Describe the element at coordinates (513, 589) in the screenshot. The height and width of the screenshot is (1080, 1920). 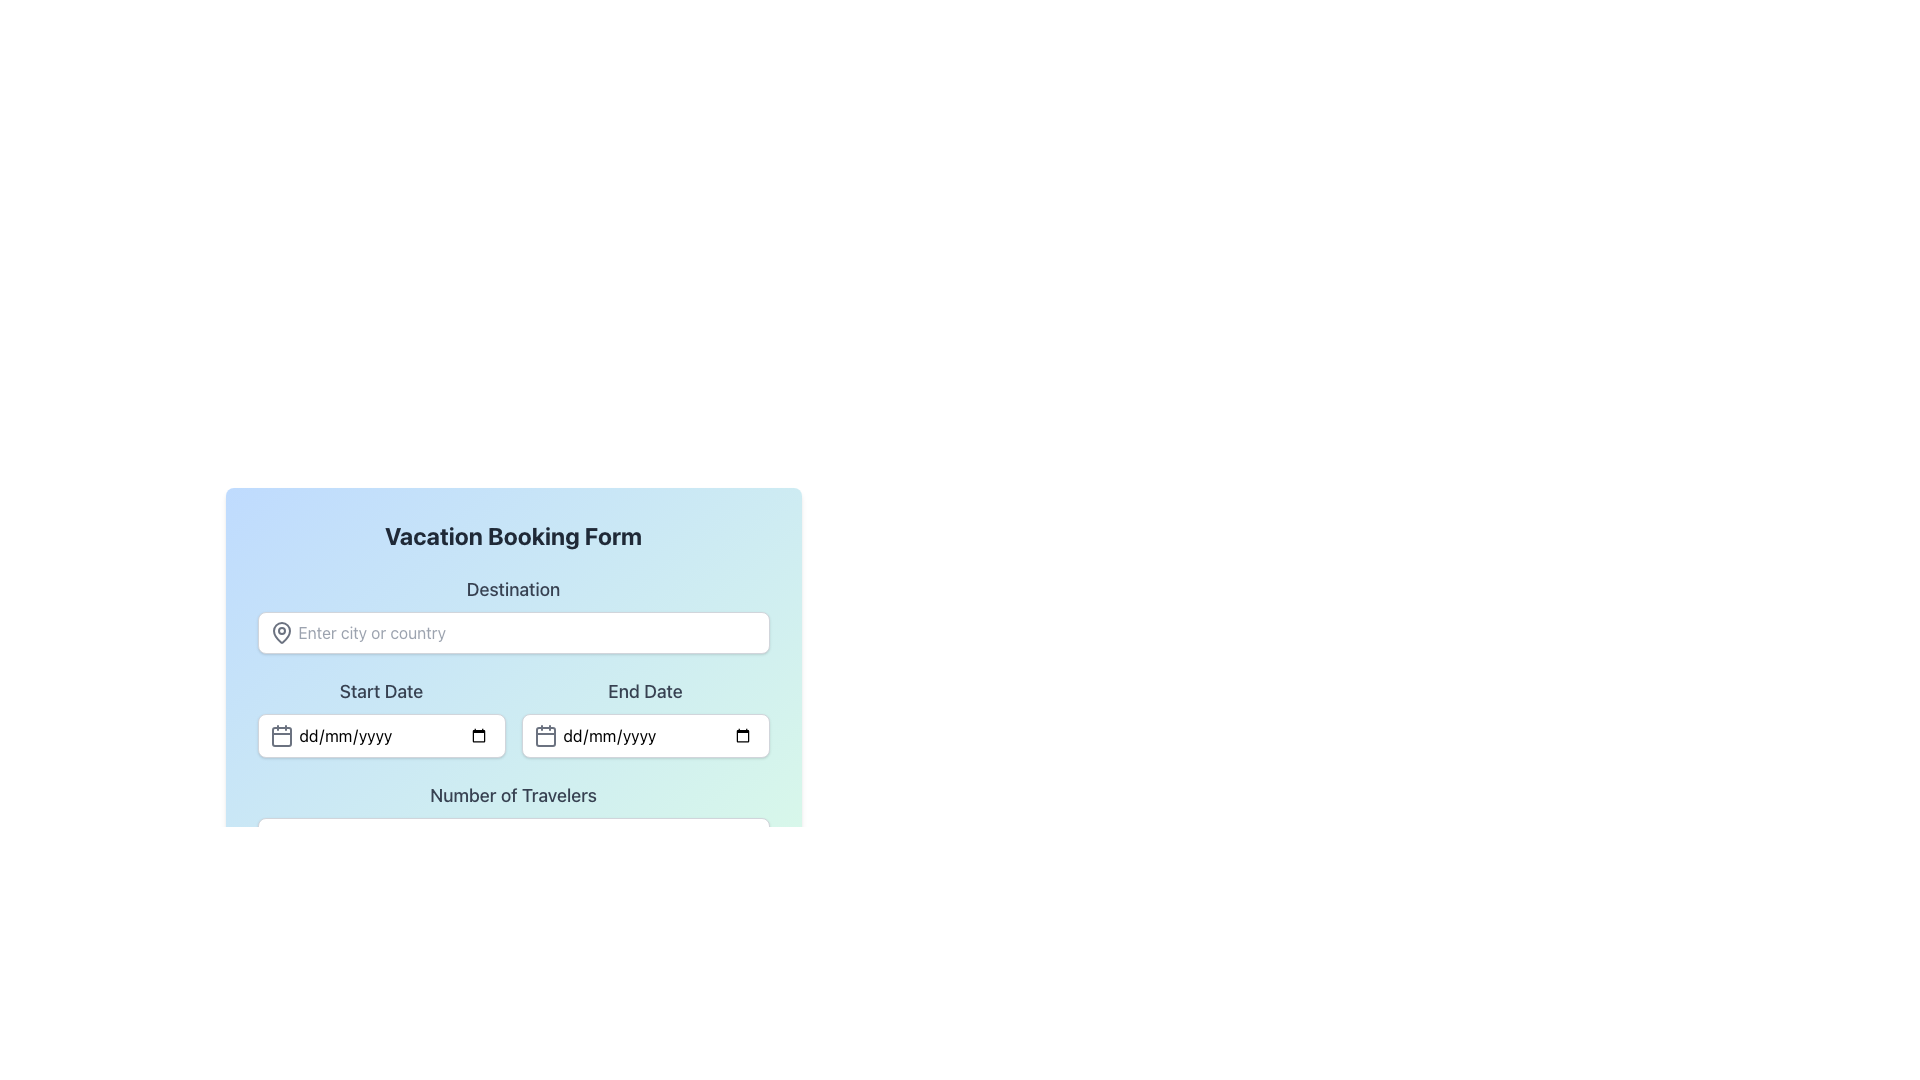
I see `the bold 'Destination' label, which serves as a heading for the associated input field located directly below it` at that location.